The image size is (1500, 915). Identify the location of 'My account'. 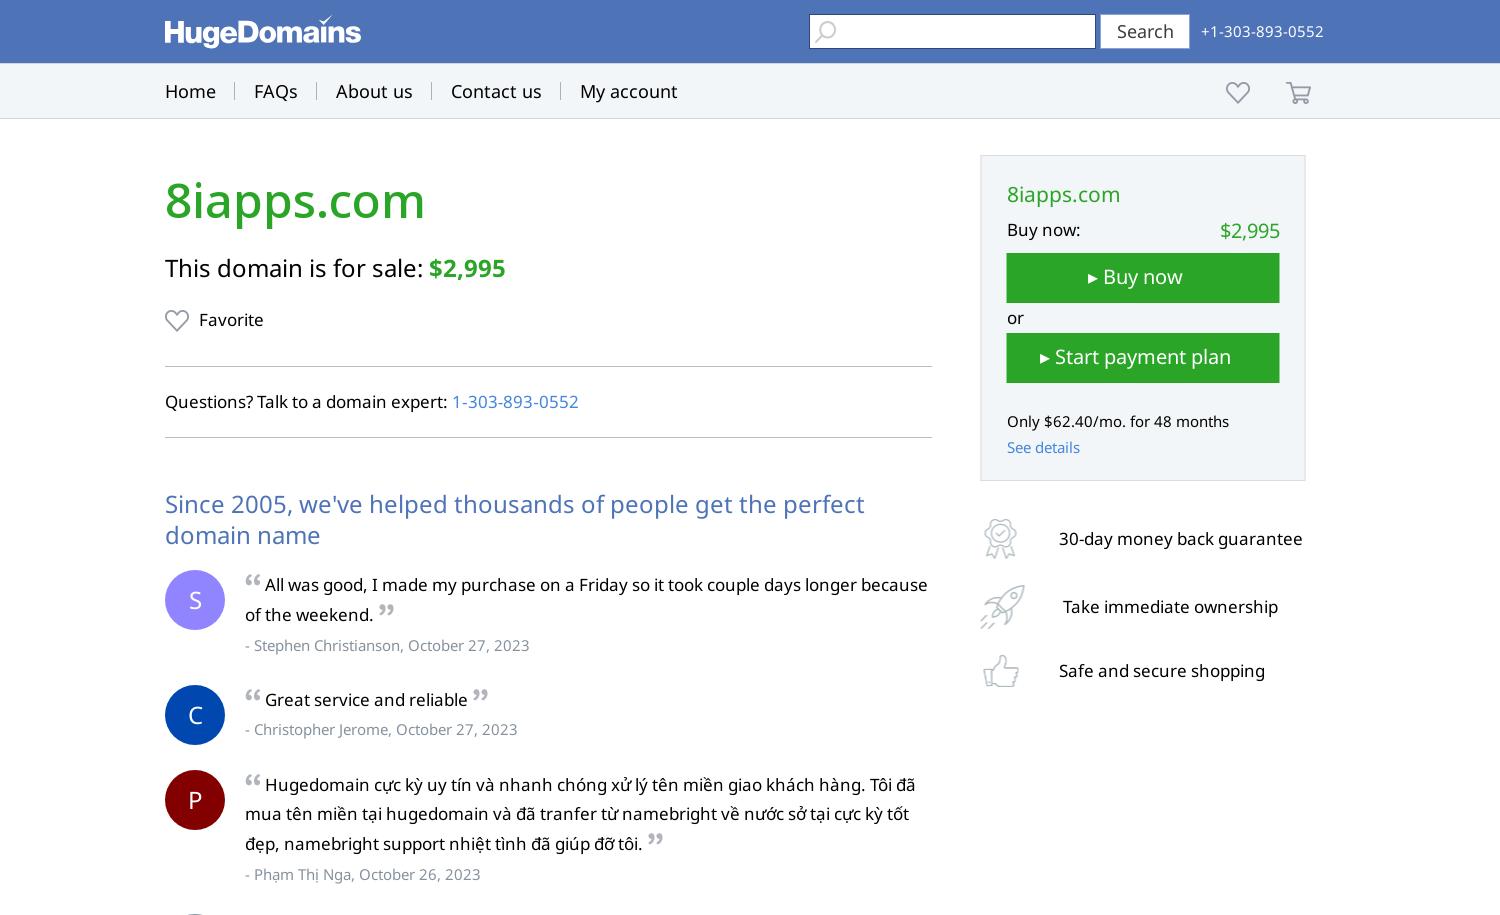
(628, 90).